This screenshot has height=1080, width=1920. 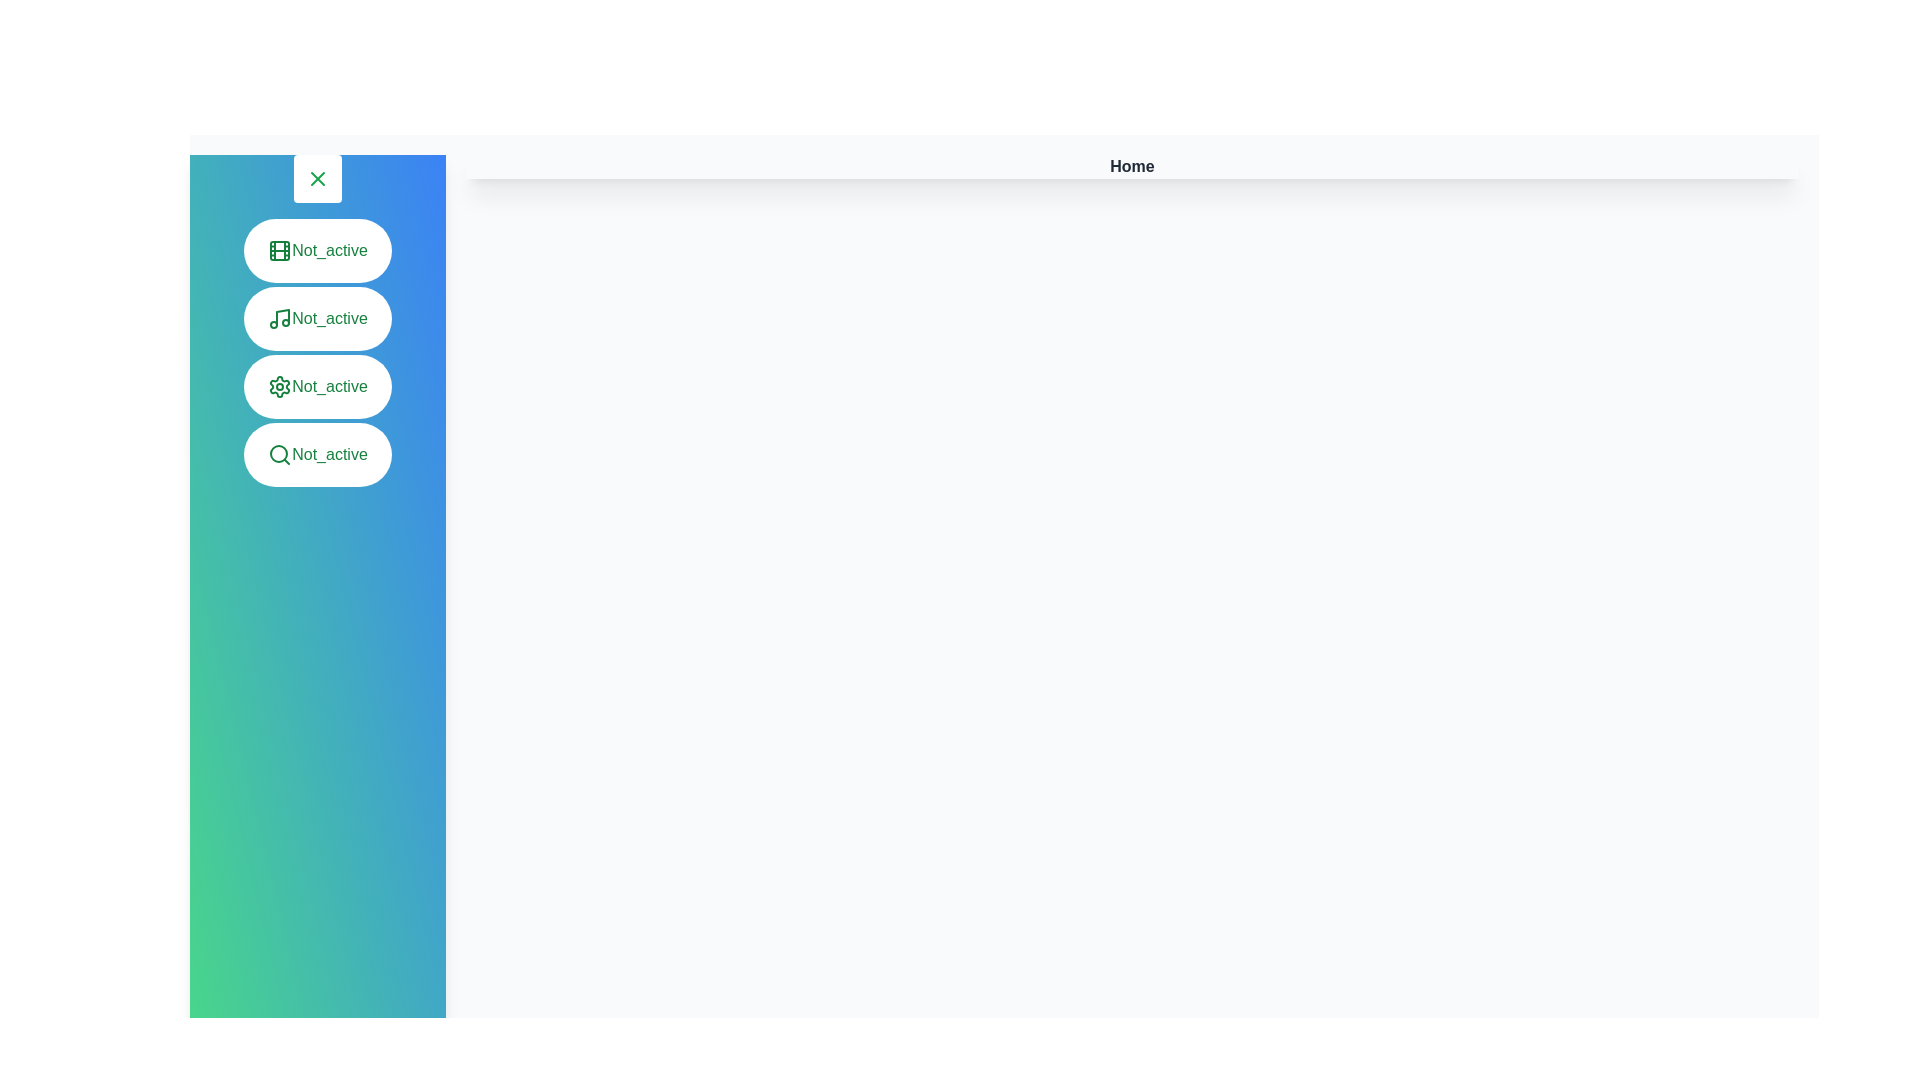 What do you see at coordinates (316, 318) in the screenshot?
I see `the menu item to activate the Music panel` at bounding box center [316, 318].